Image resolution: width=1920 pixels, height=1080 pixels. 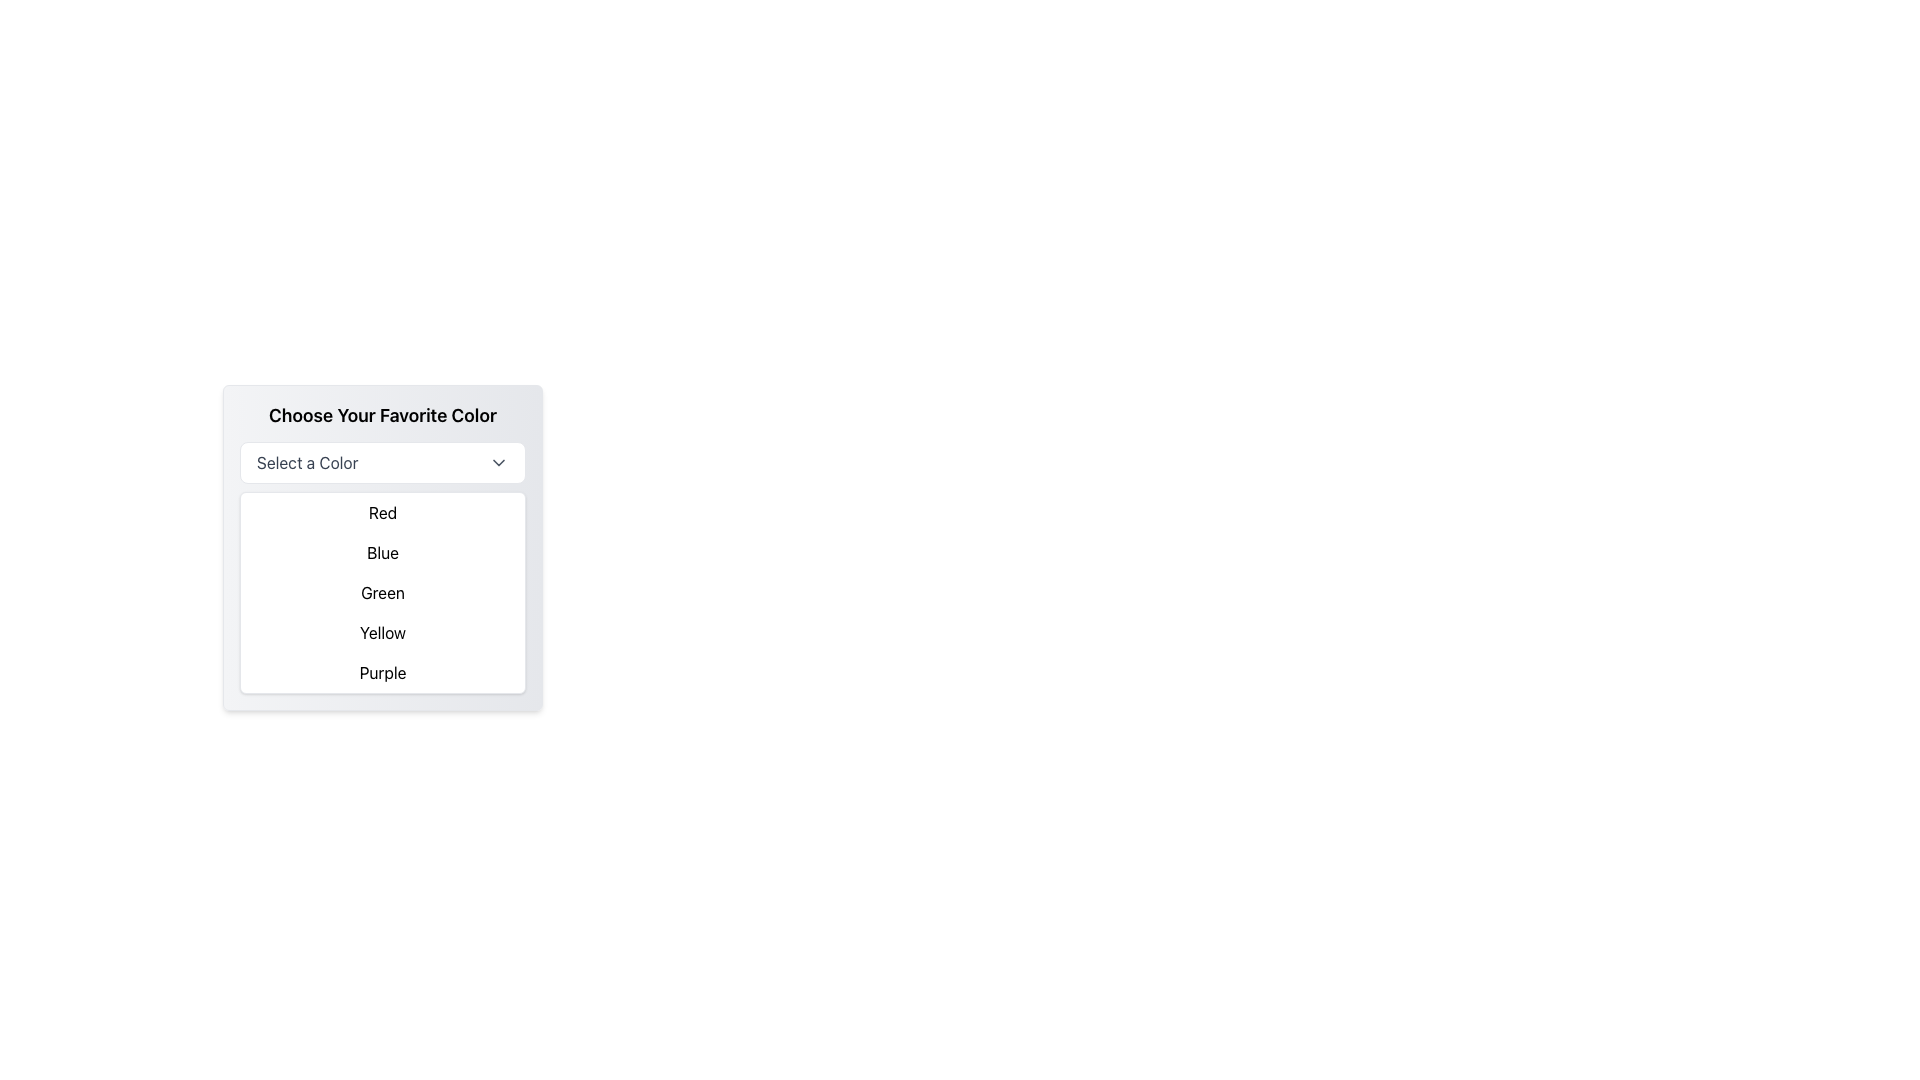 I want to click on the dropdown menu that provides a list of color options for selection, located below the 'Select a Color' option, so click(x=383, y=592).